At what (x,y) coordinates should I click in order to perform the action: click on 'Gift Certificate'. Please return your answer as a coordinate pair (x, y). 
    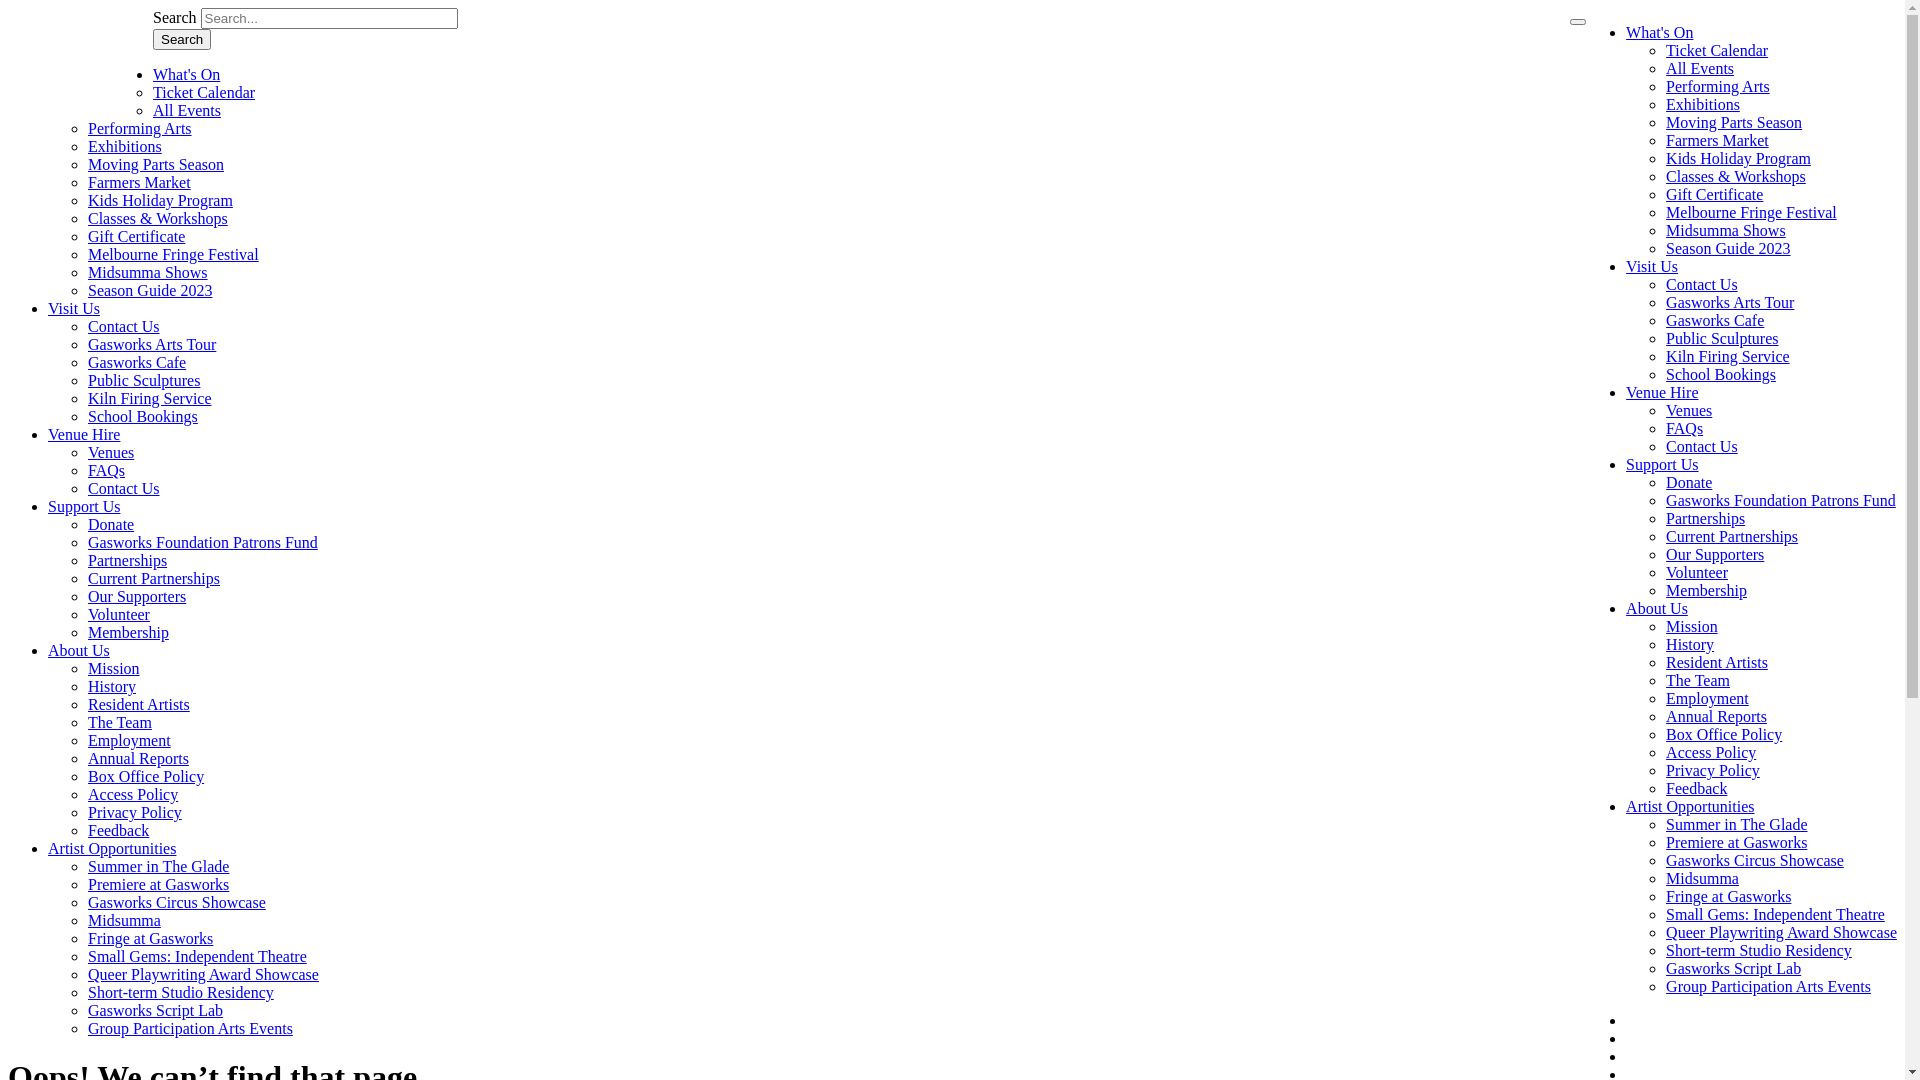
    Looking at the image, I should click on (1665, 194).